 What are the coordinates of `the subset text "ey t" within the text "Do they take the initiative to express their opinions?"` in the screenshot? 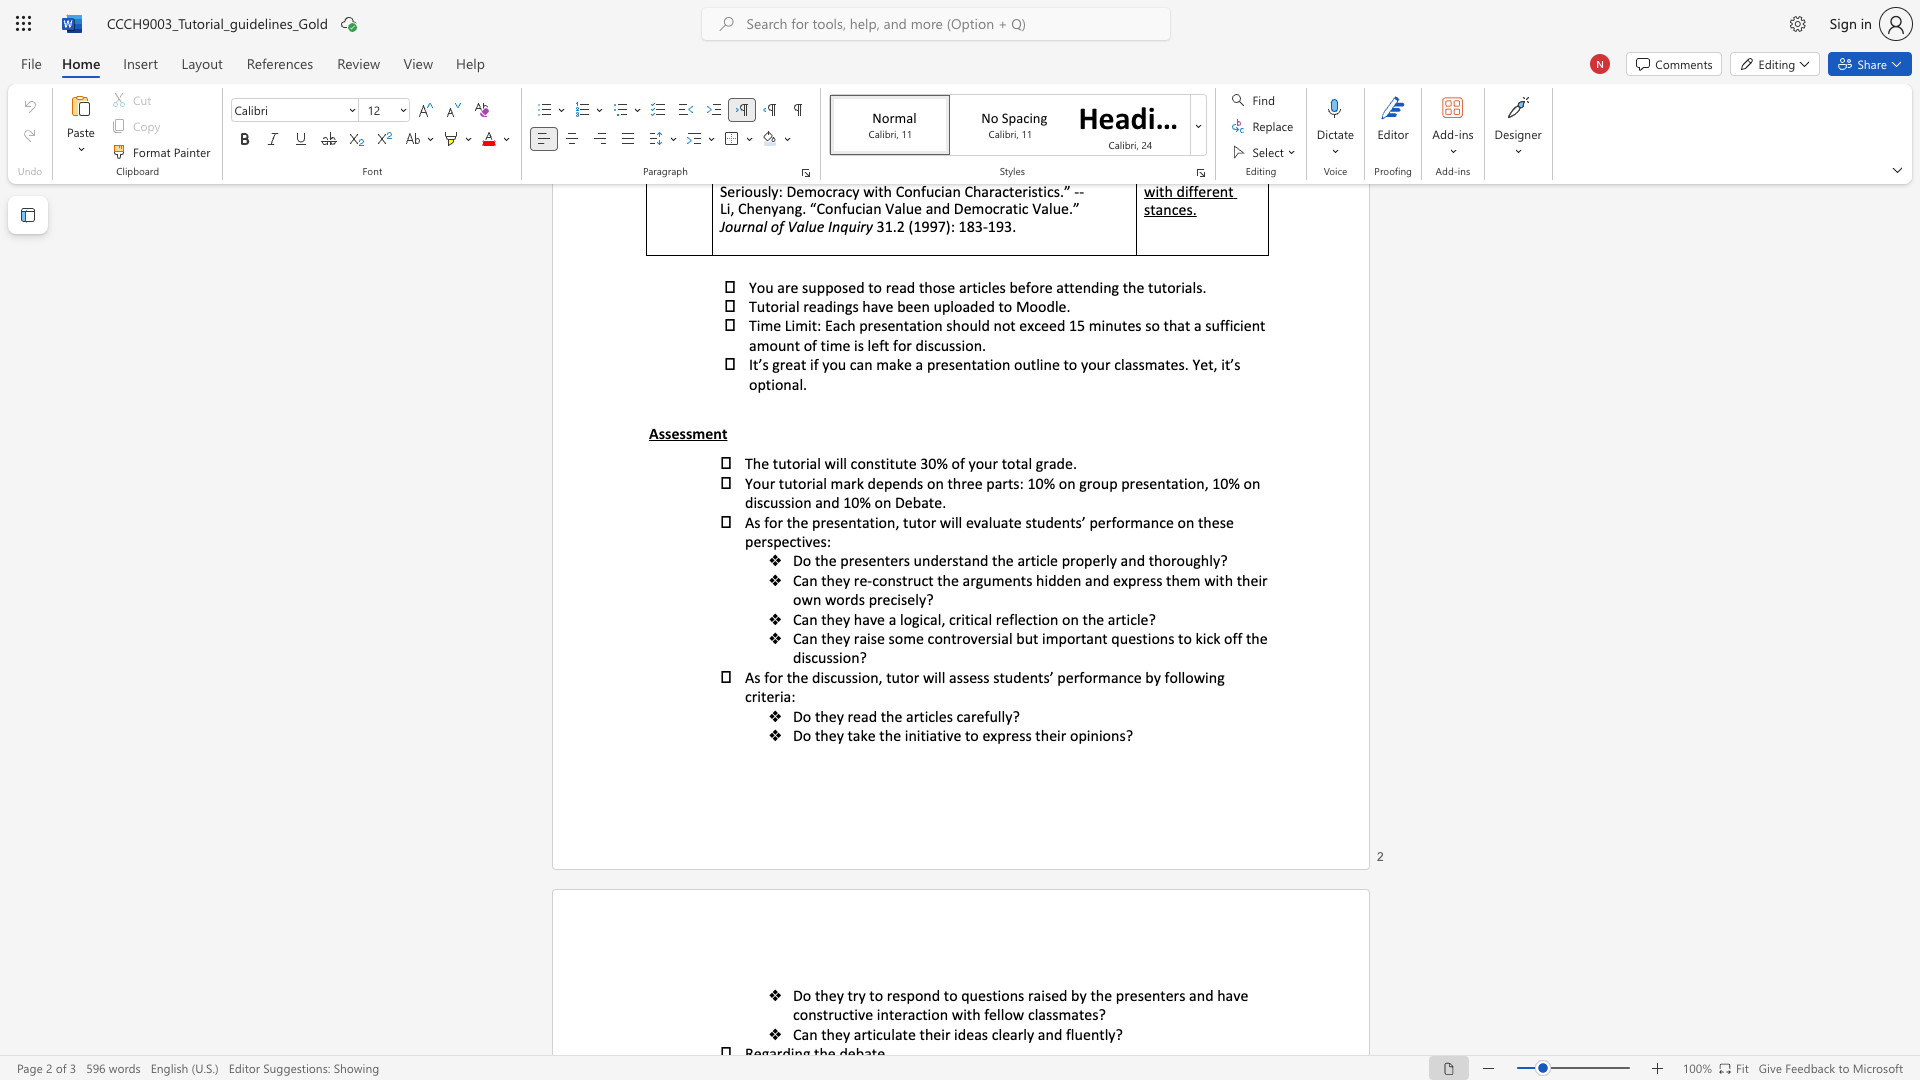 It's located at (828, 735).